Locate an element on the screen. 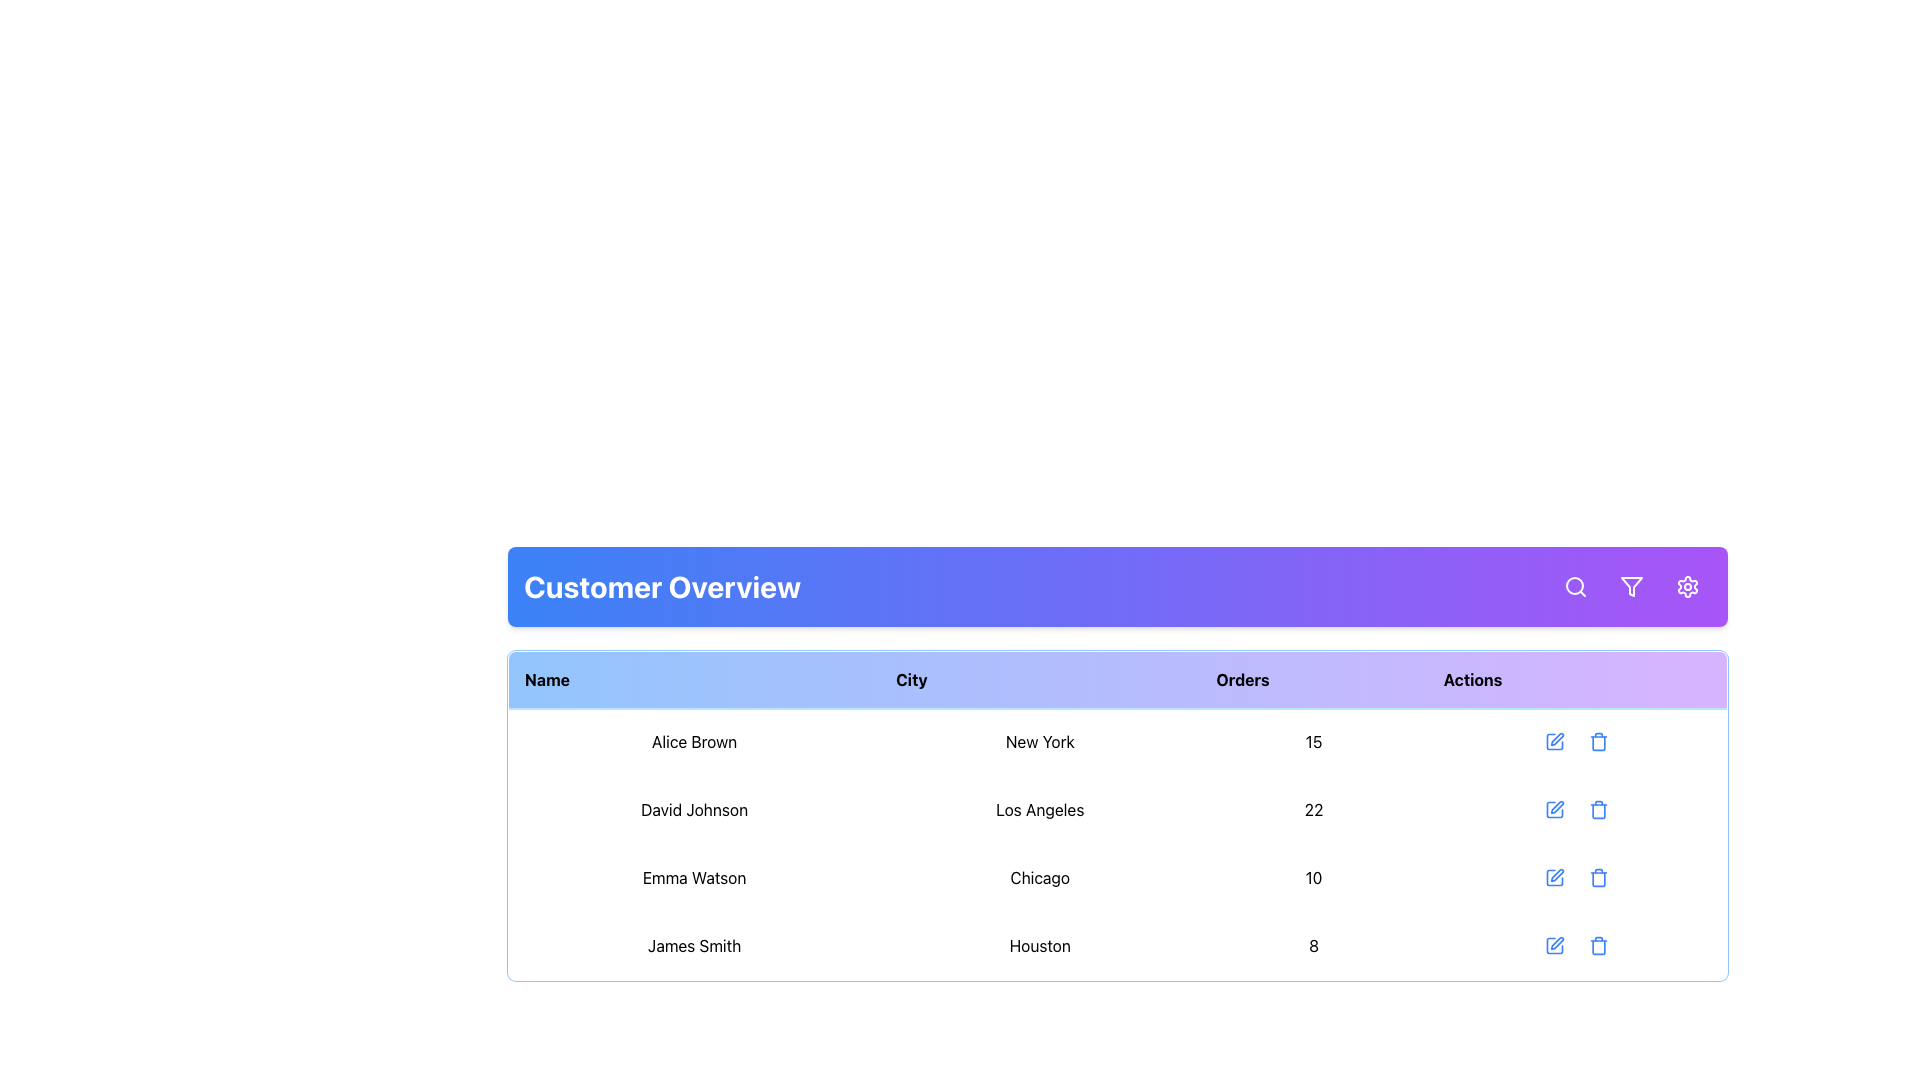 Image resolution: width=1920 pixels, height=1080 pixels. the central filter button located between the search icon and settings icon in the top-right corner is located at coordinates (1632, 585).